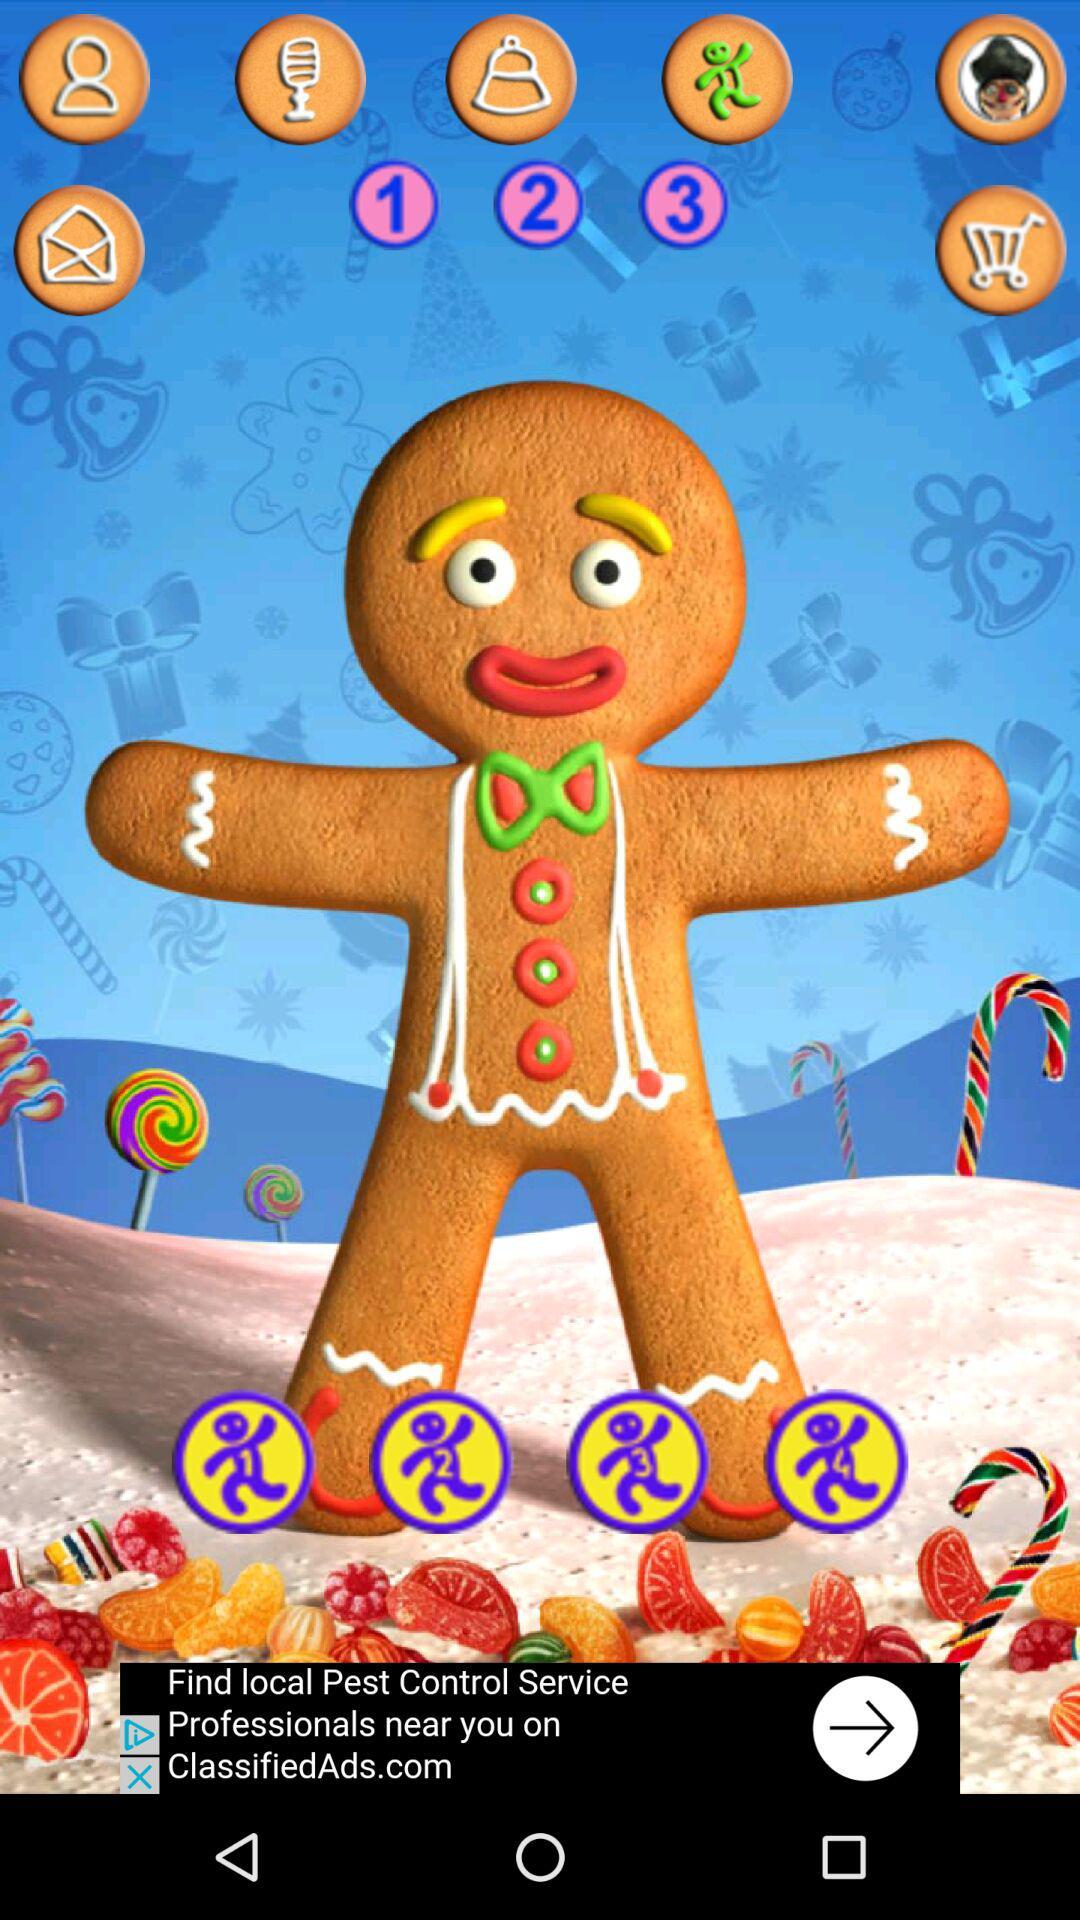 The image size is (1080, 1920). I want to click on the email icon, so click(78, 266).